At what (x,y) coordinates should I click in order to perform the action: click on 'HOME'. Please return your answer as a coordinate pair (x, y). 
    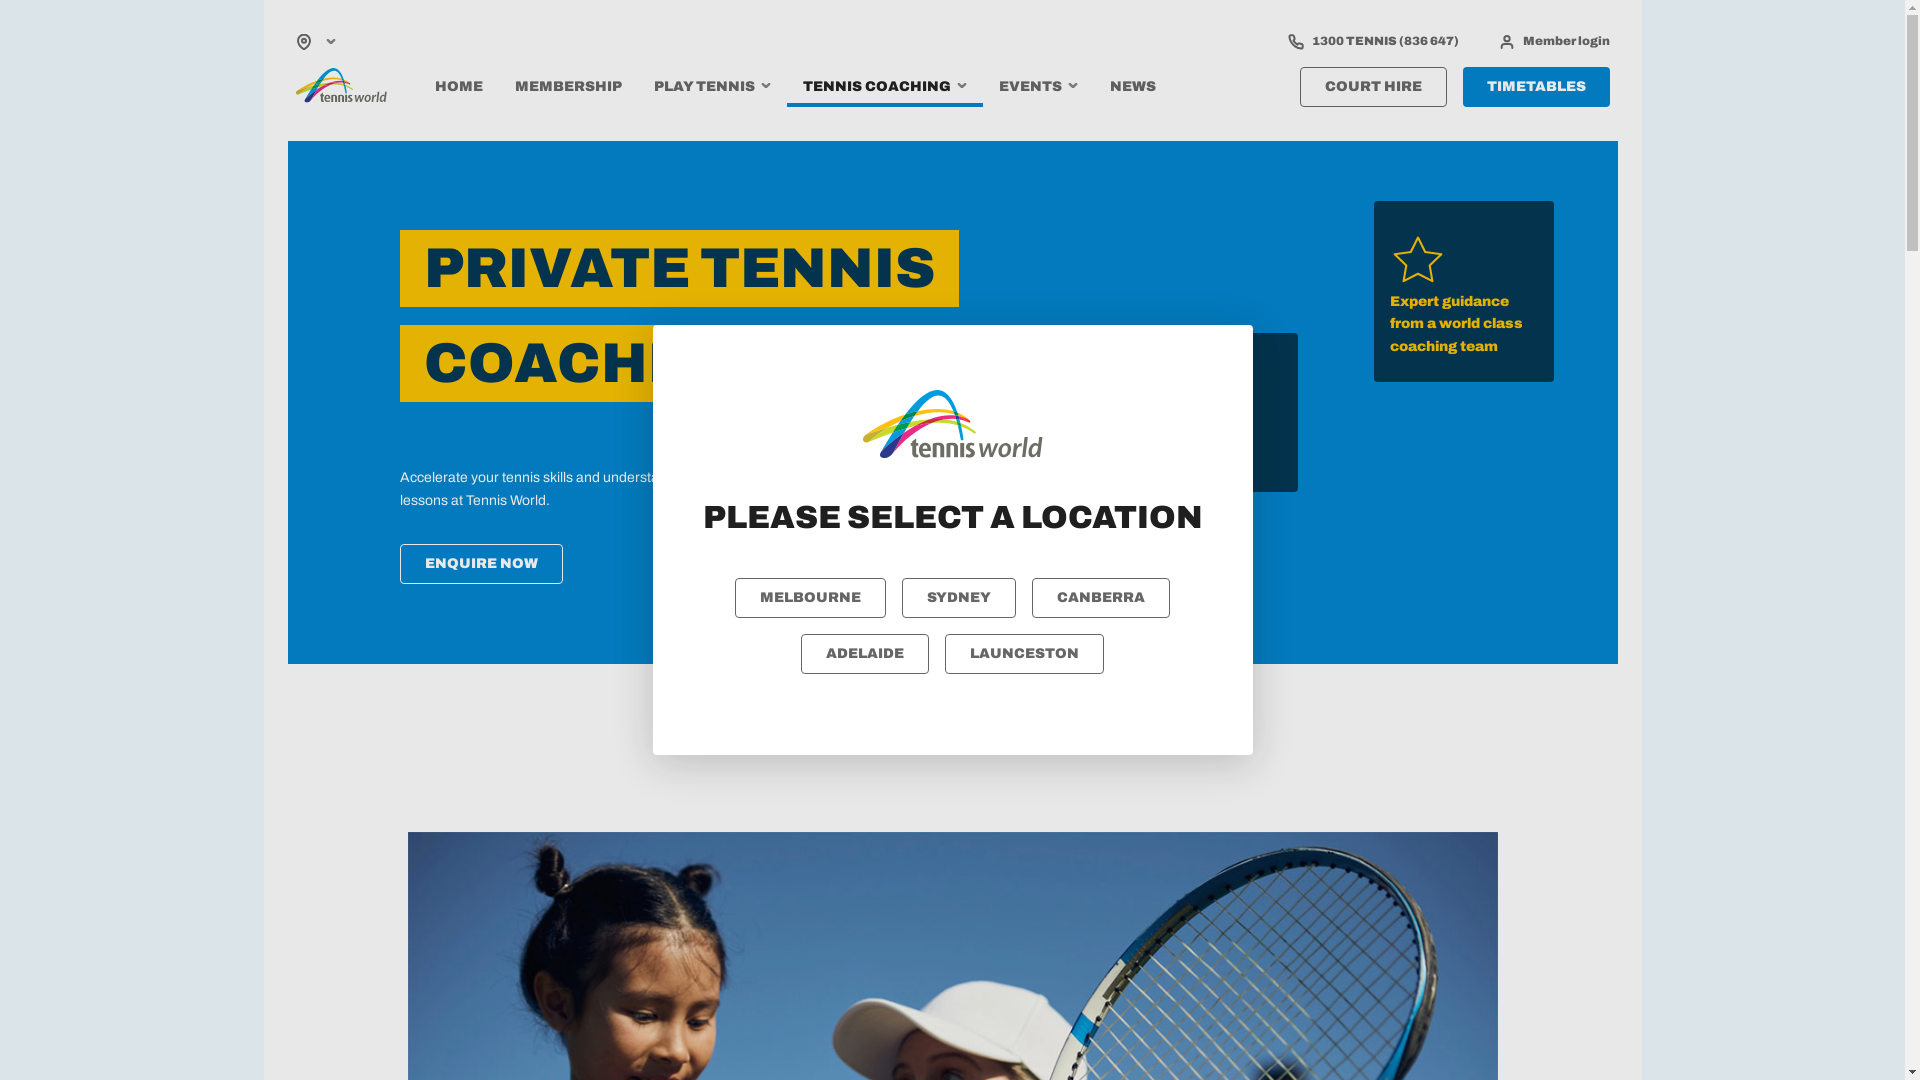
    Looking at the image, I should click on (456, 86).